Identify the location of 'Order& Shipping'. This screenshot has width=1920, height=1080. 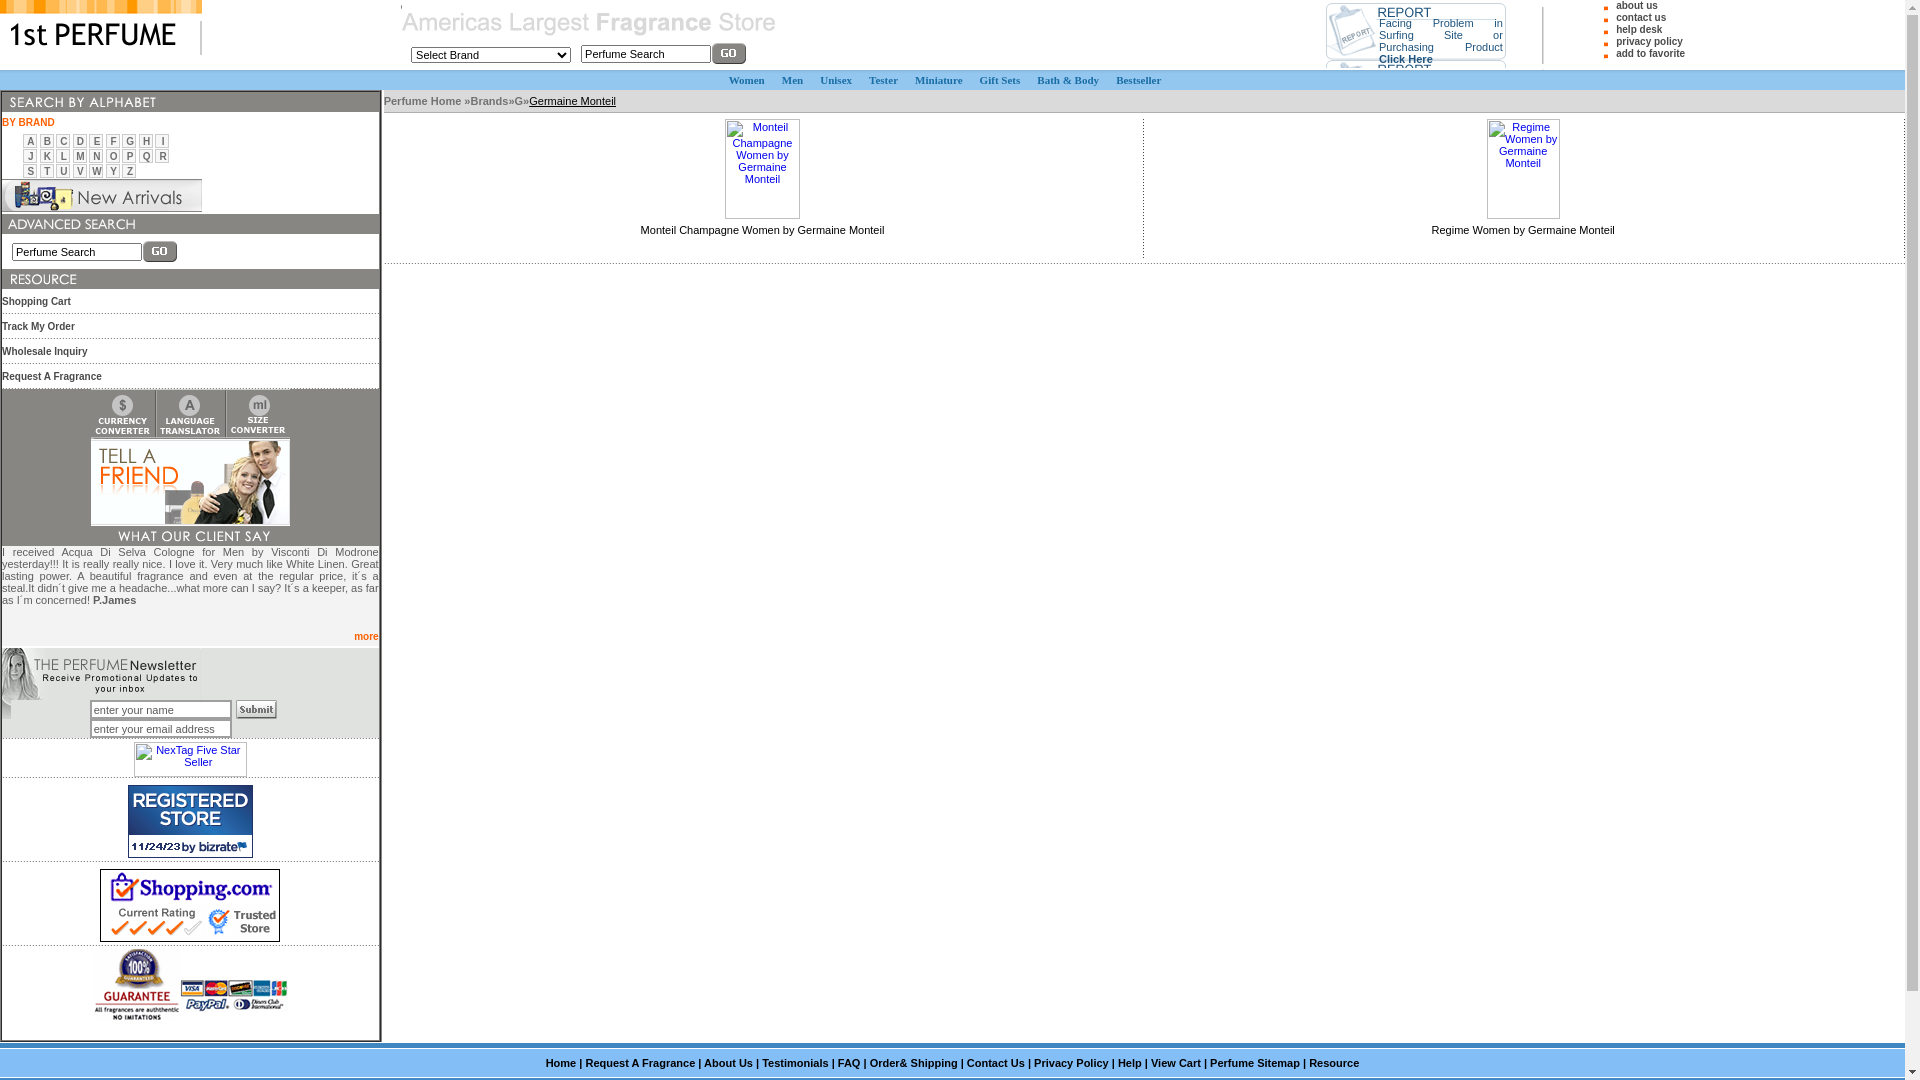
(869, 1062).